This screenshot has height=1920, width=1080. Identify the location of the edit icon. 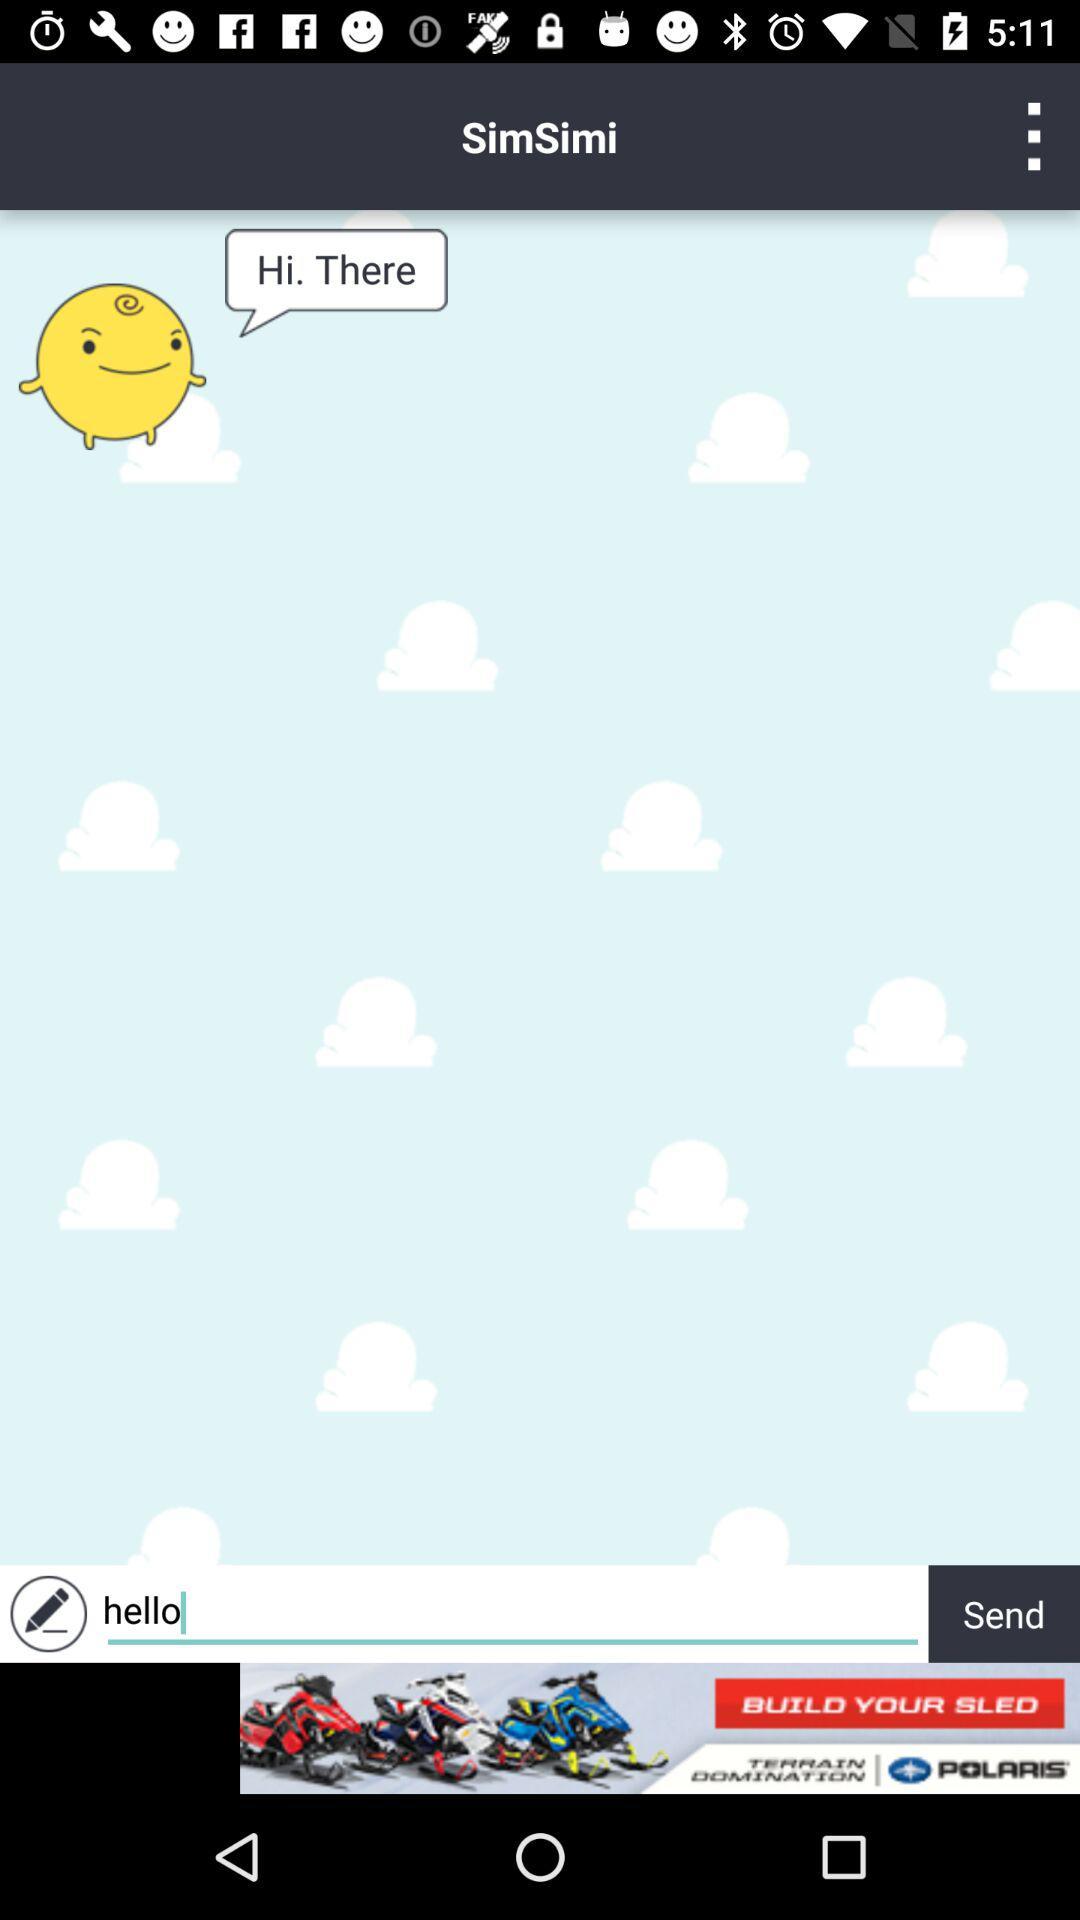
(47, 1613).